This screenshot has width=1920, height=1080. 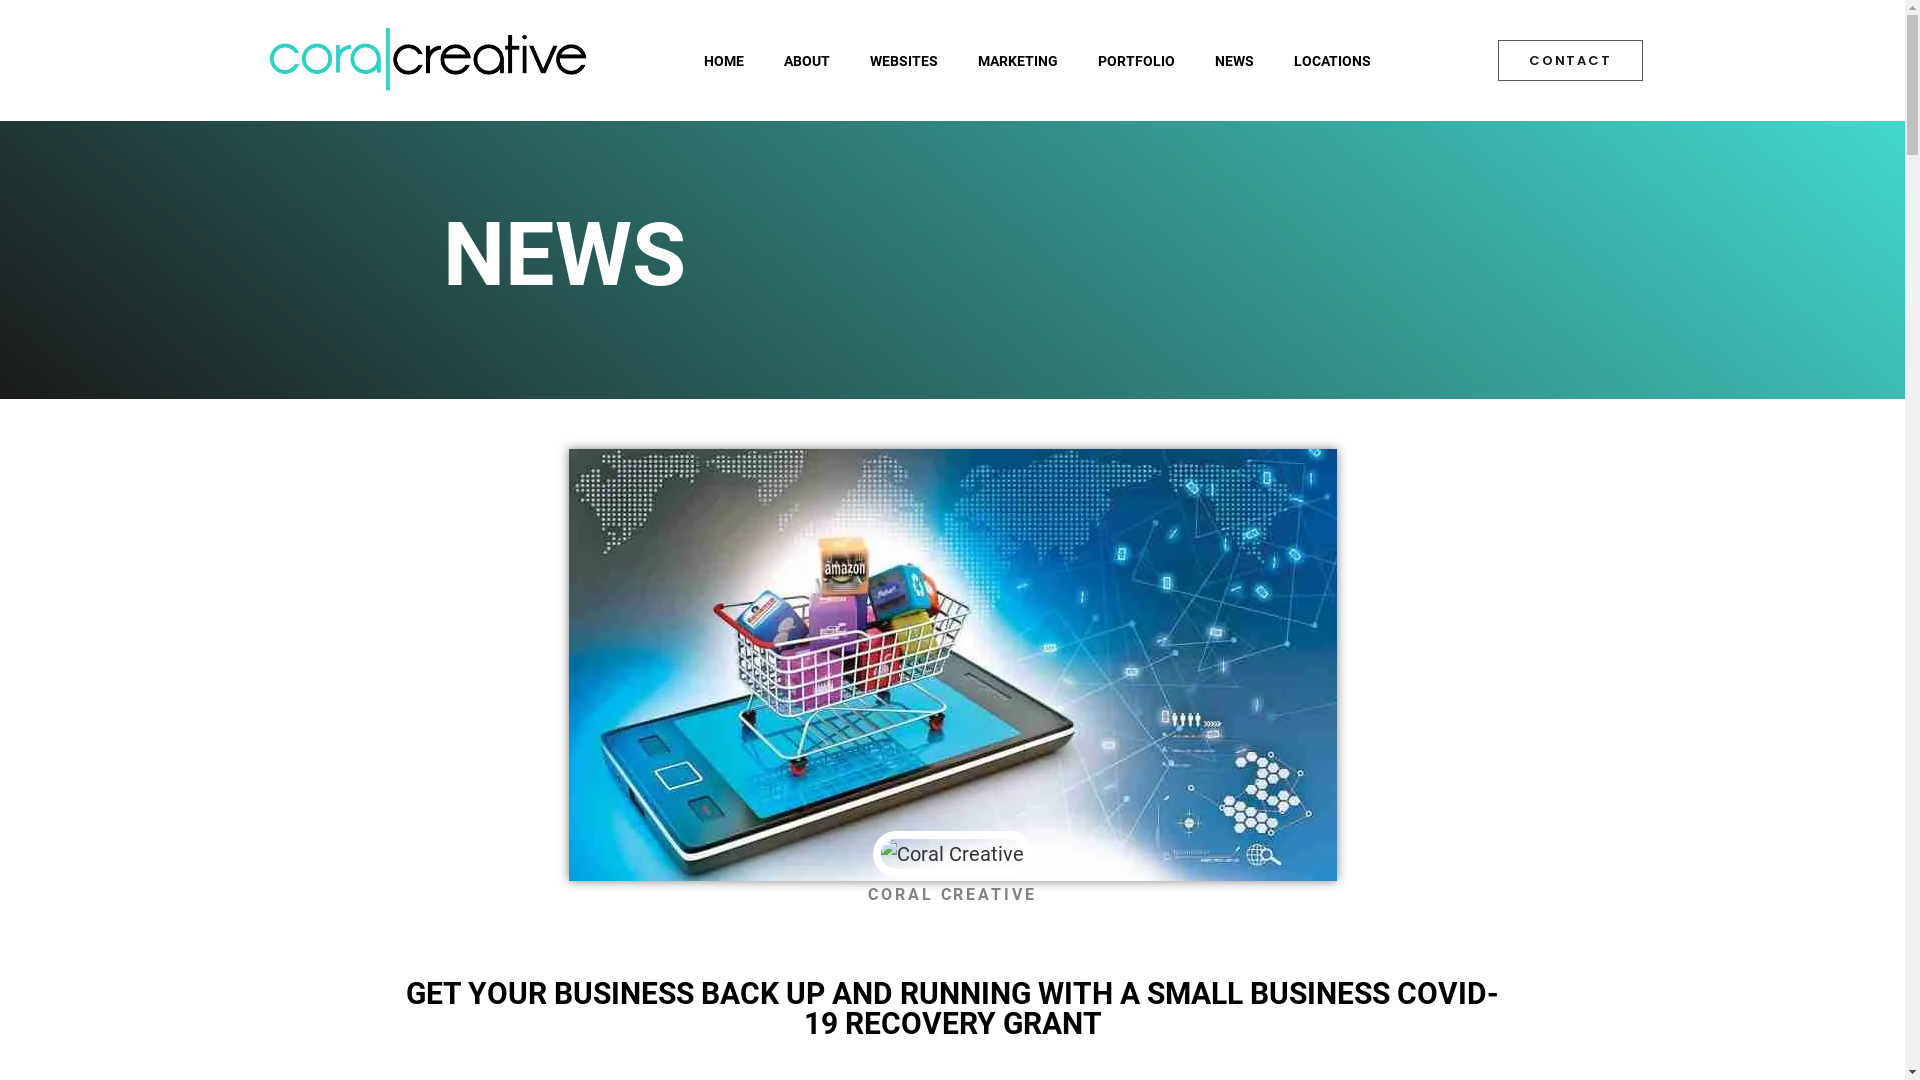 I want to click on 'MARKETING', so click(x=957, y=60).